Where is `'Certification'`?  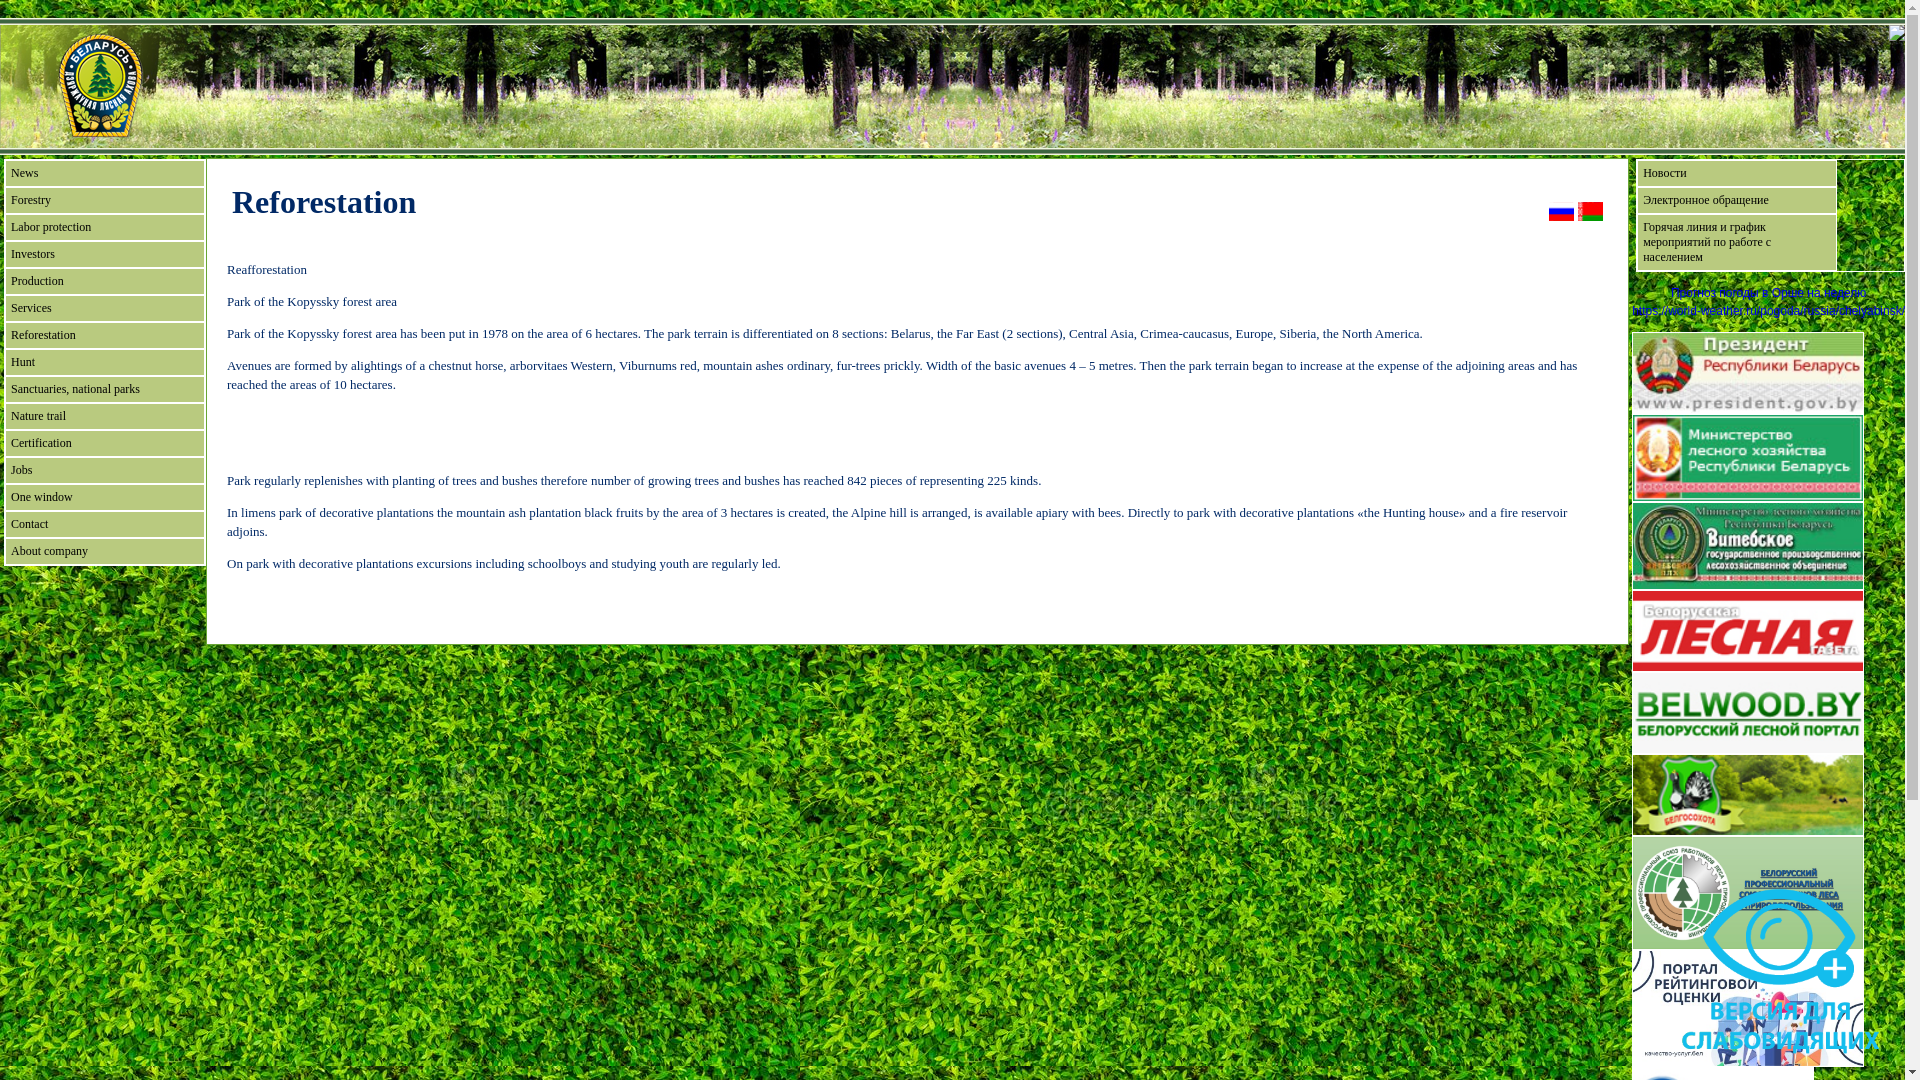
'Certification' is located at coordinates (104, 442).